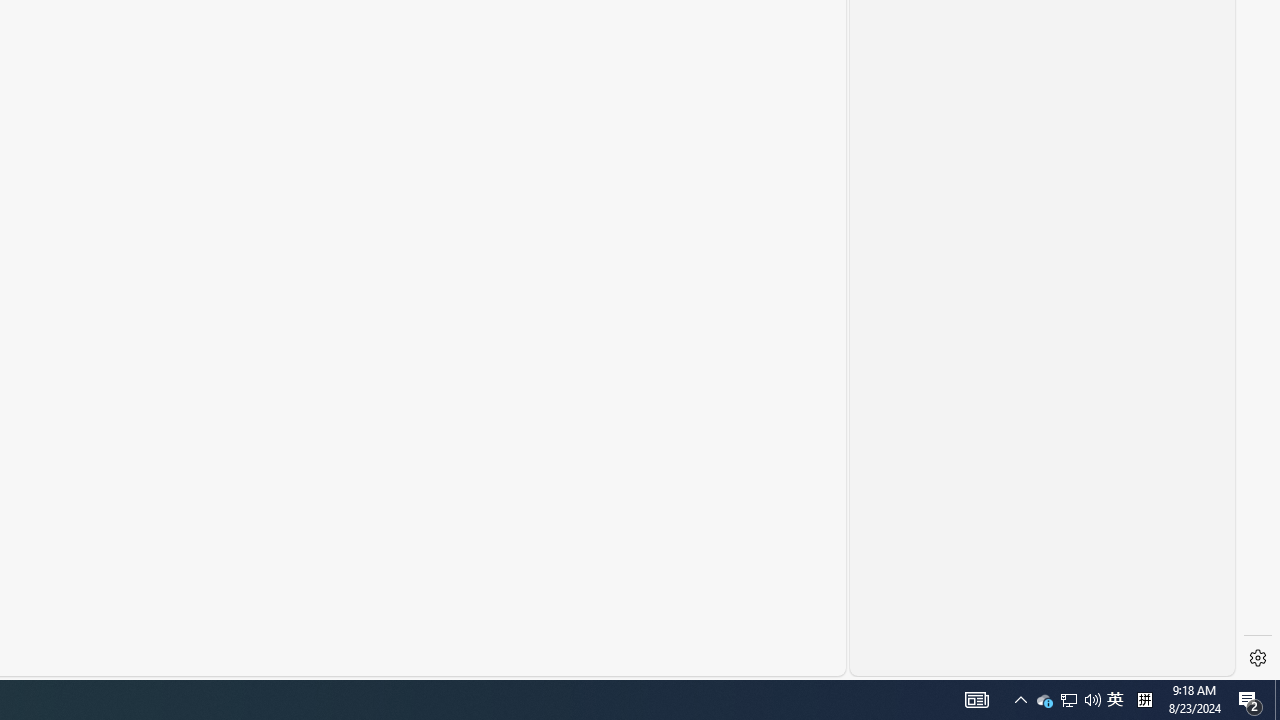 The image size is (1280, 720). Describe the element at coordinates (1276, 698) in the screenshot. I see `'Show desktop'` at that location.